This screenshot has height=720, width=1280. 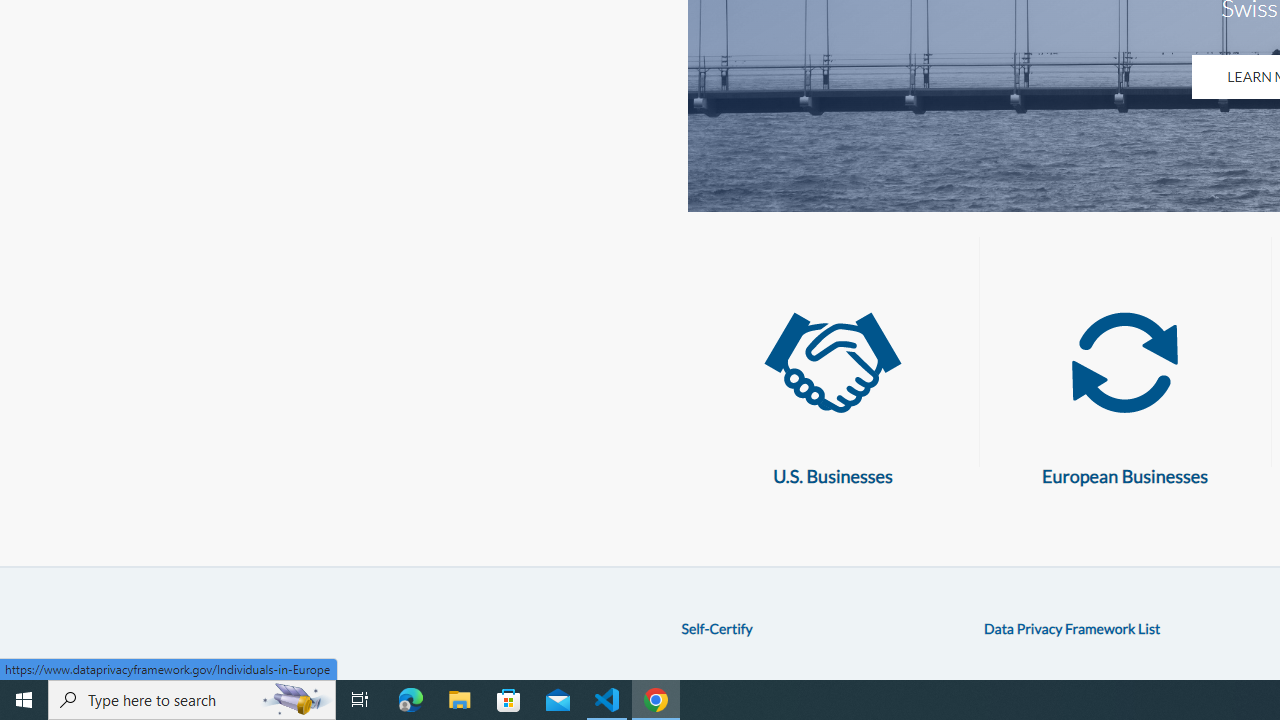 What do you see at coordinates (832, 363) in the screenshot?
I see `'U.S. Businesses'` at bounding box center [832, 363].